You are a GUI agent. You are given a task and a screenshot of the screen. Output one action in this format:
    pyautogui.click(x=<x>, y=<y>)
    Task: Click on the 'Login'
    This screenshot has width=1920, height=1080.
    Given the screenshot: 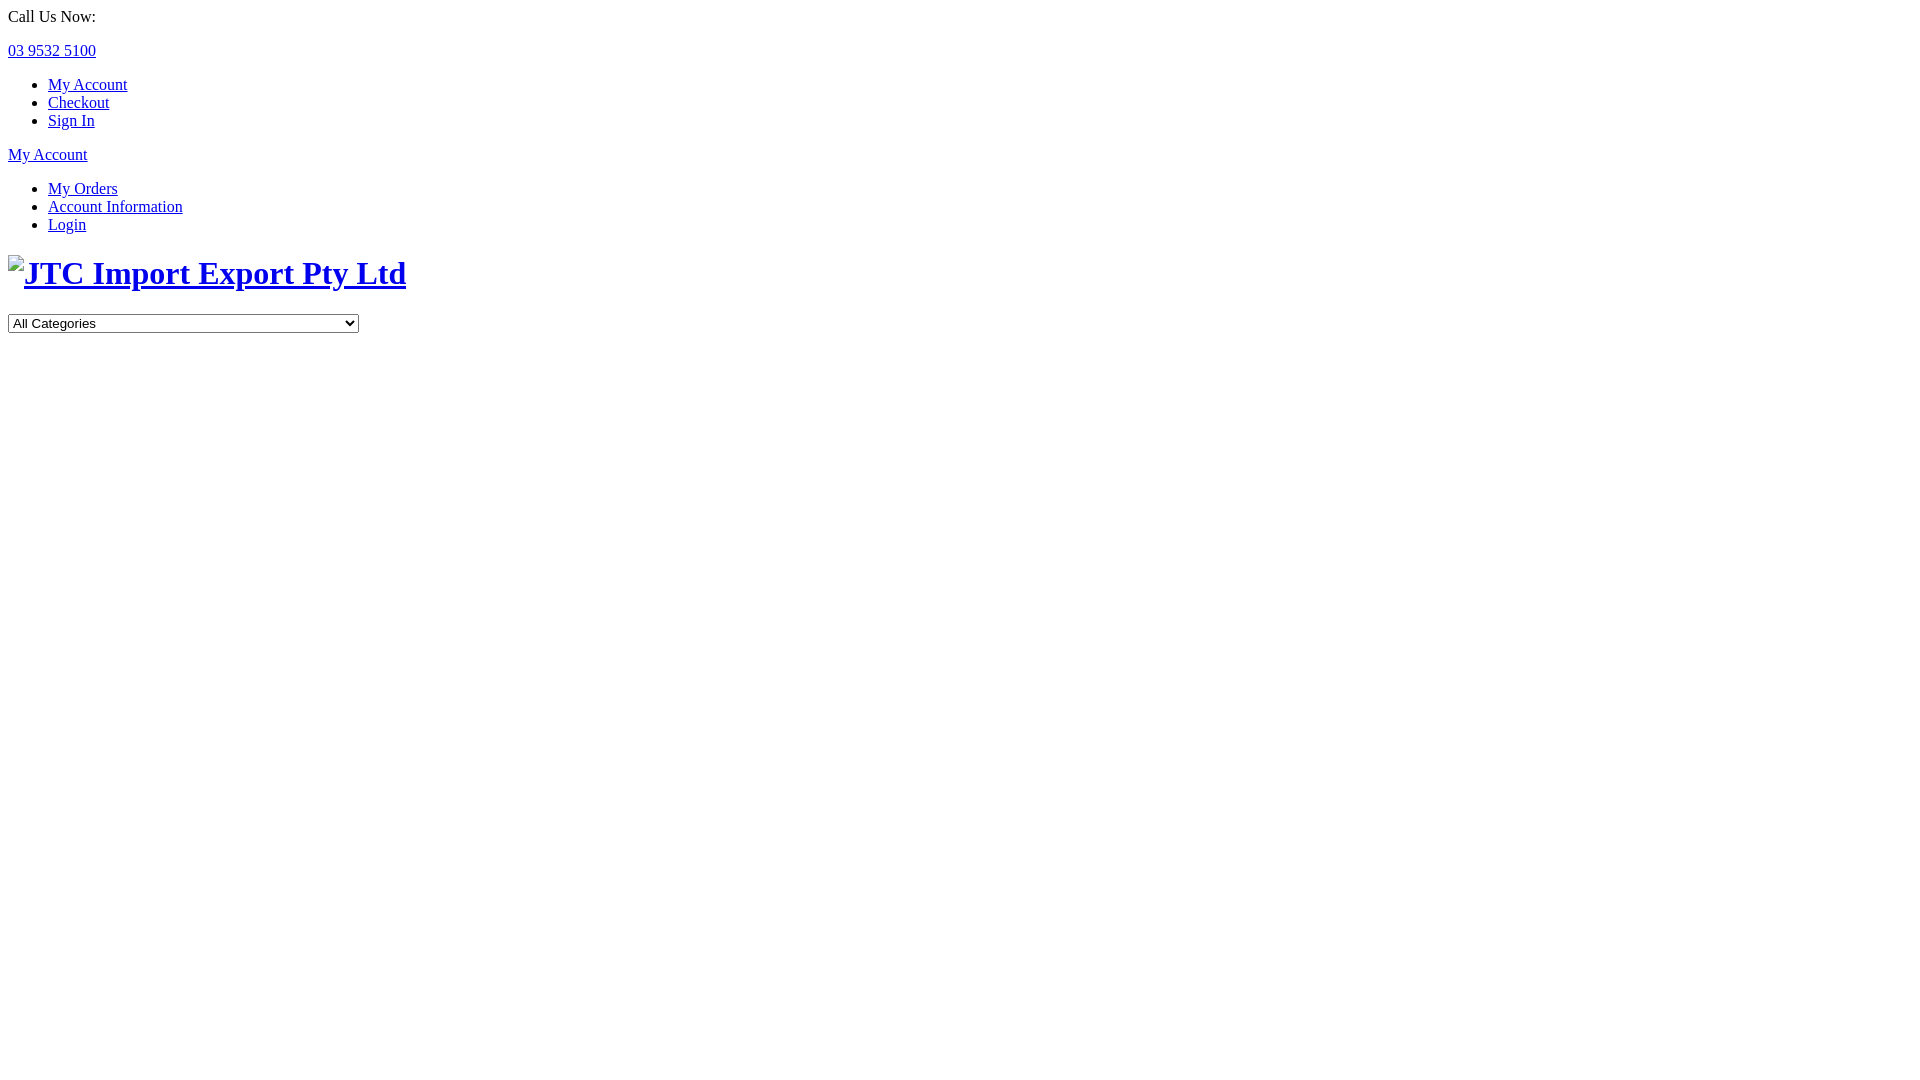 What is the action you would take?
    pyautogui.click(x=67, y=224)
    